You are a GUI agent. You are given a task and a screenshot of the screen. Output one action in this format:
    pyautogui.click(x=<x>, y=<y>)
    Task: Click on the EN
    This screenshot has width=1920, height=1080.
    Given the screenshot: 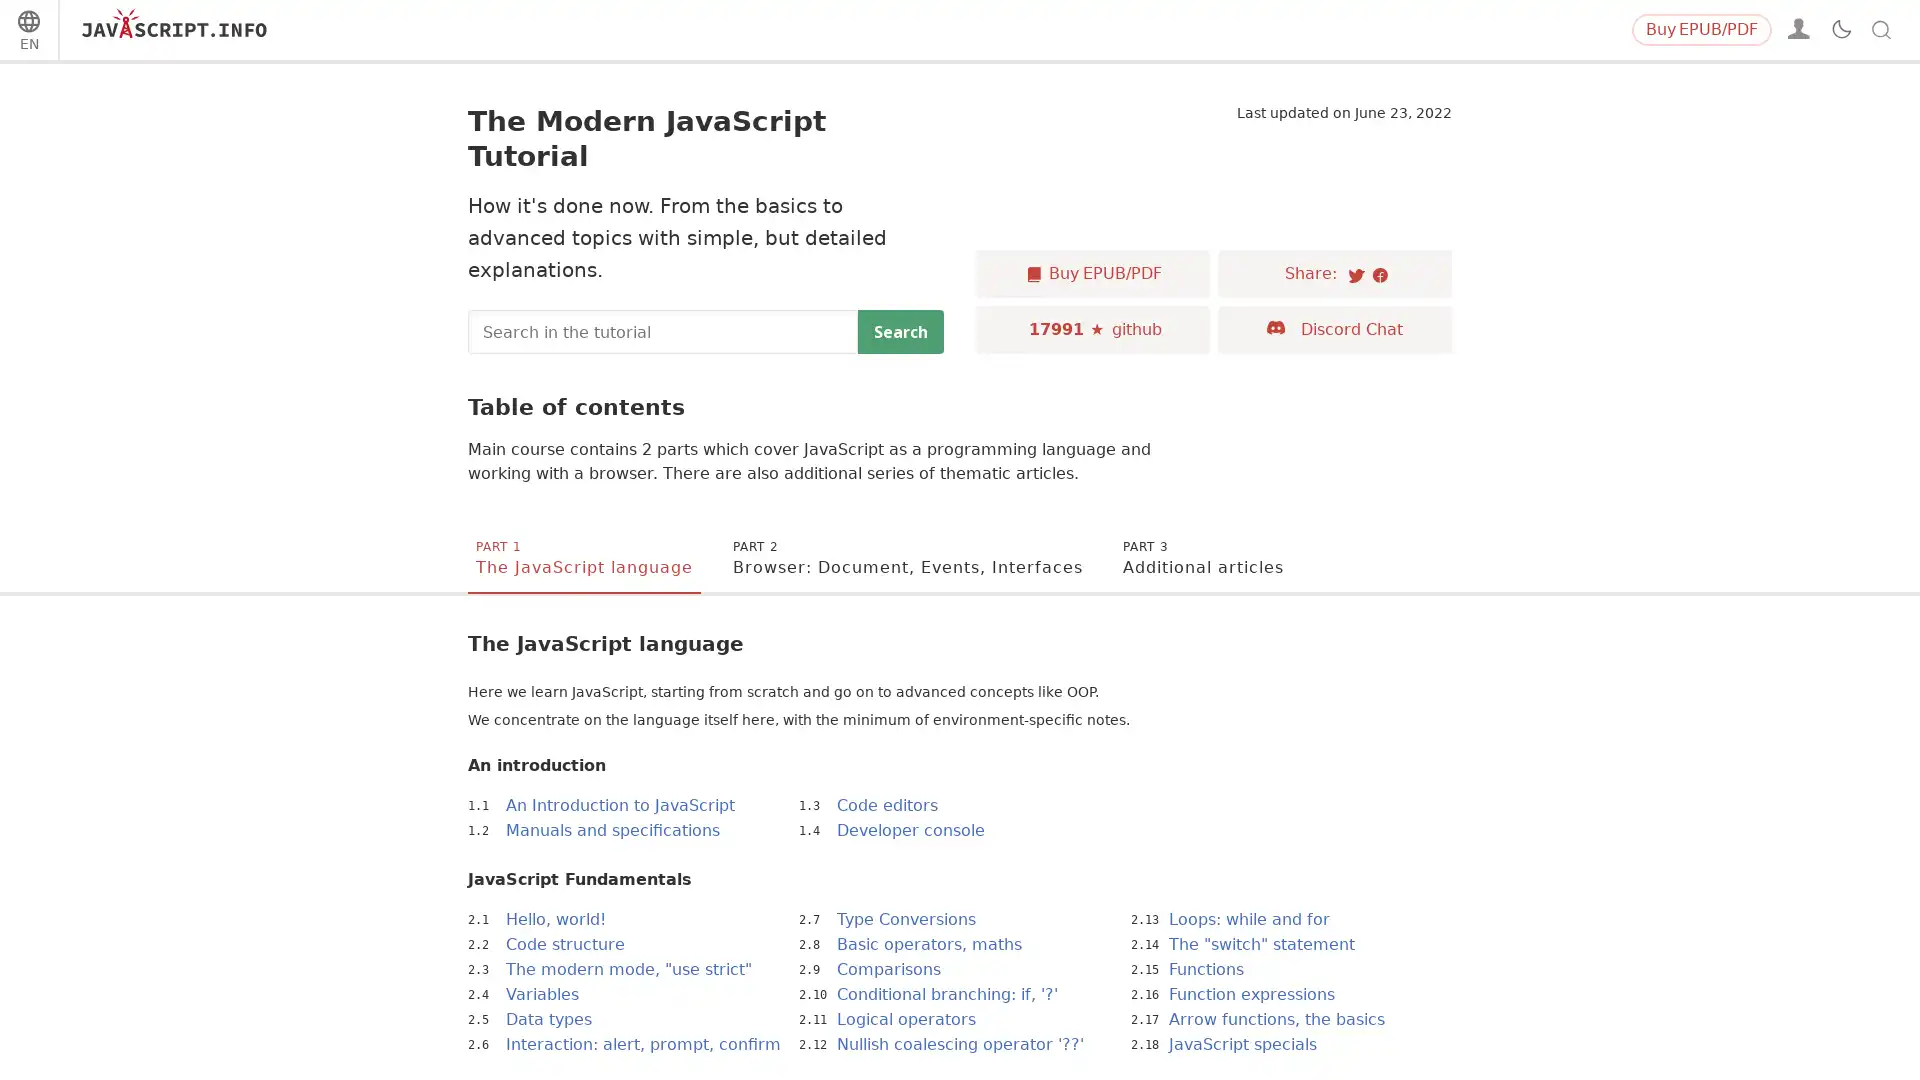 What is the action you would take?
    pyautogui.click(x=28, y=33)
    